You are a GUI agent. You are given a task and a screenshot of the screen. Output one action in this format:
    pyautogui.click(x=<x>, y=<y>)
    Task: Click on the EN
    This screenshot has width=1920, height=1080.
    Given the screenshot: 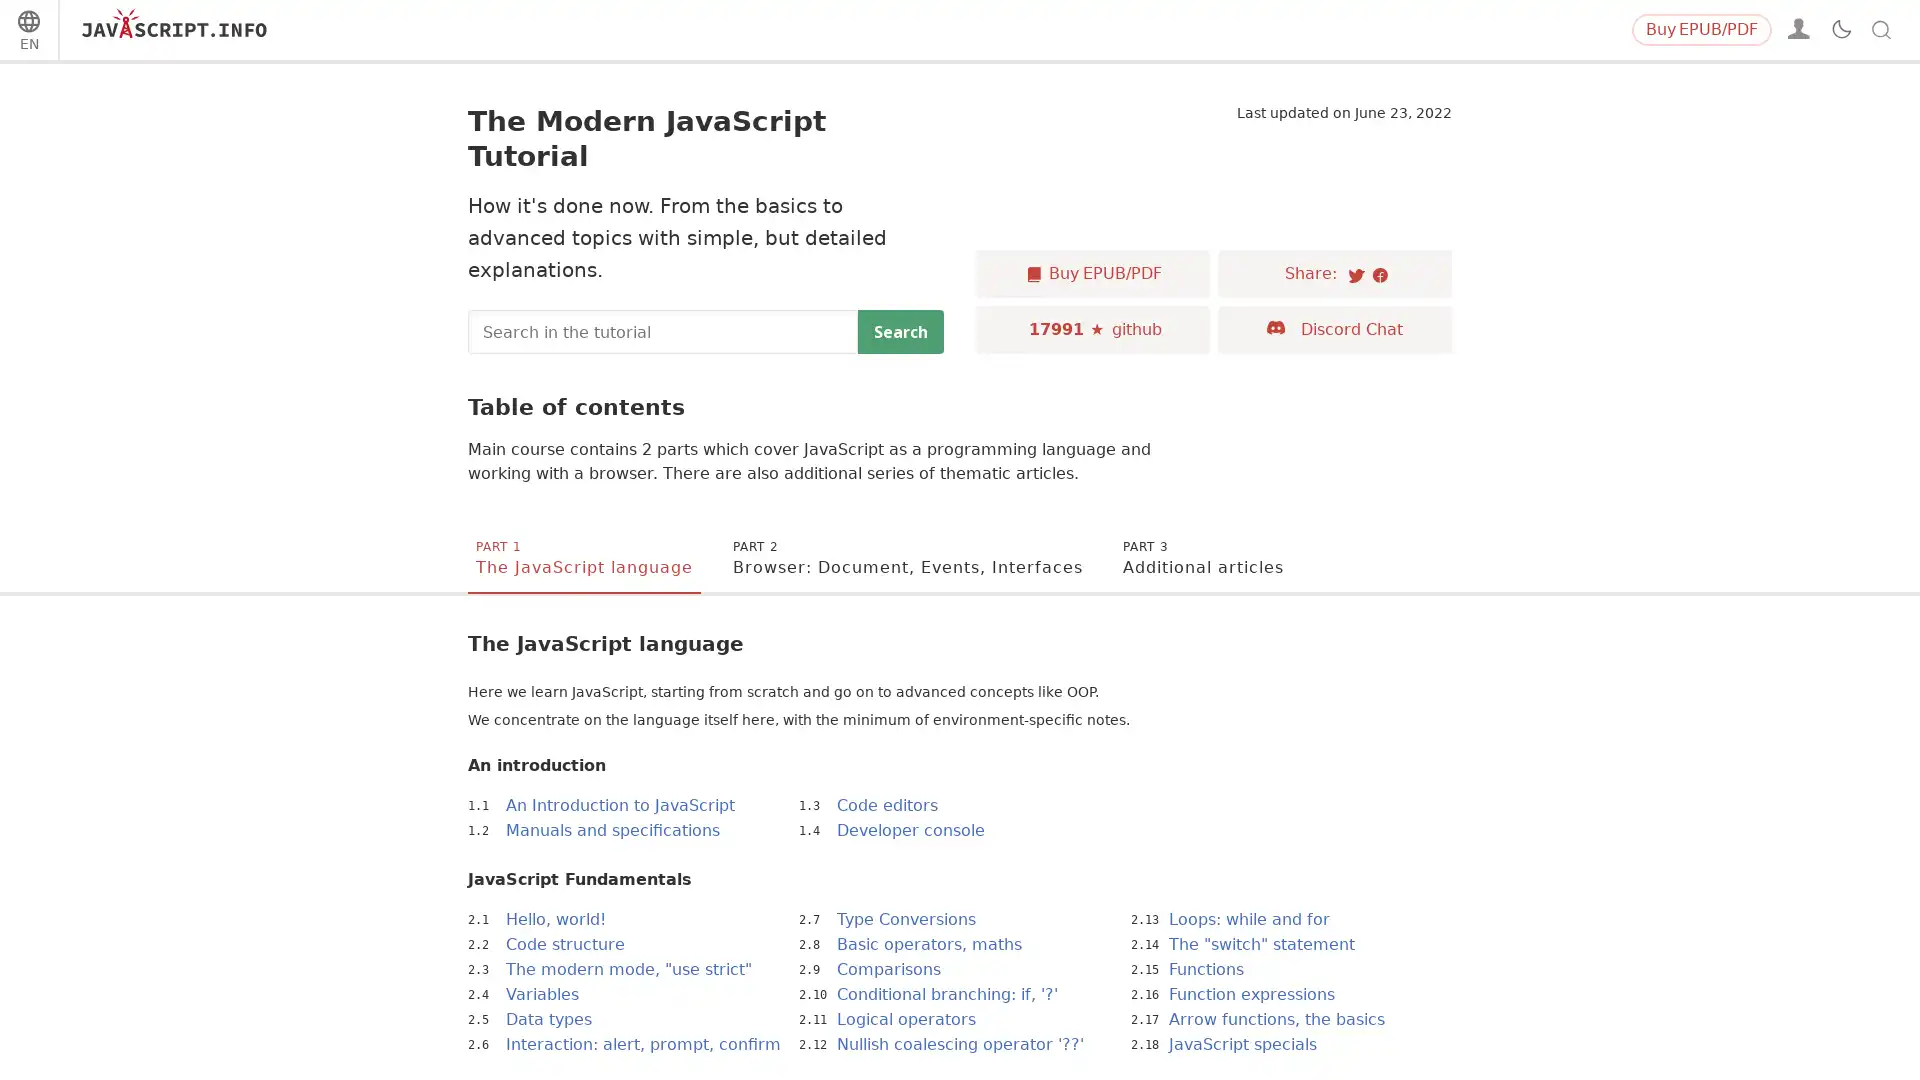 What is the action you would take?
    pyautogui.click(x=28, y=33)
    